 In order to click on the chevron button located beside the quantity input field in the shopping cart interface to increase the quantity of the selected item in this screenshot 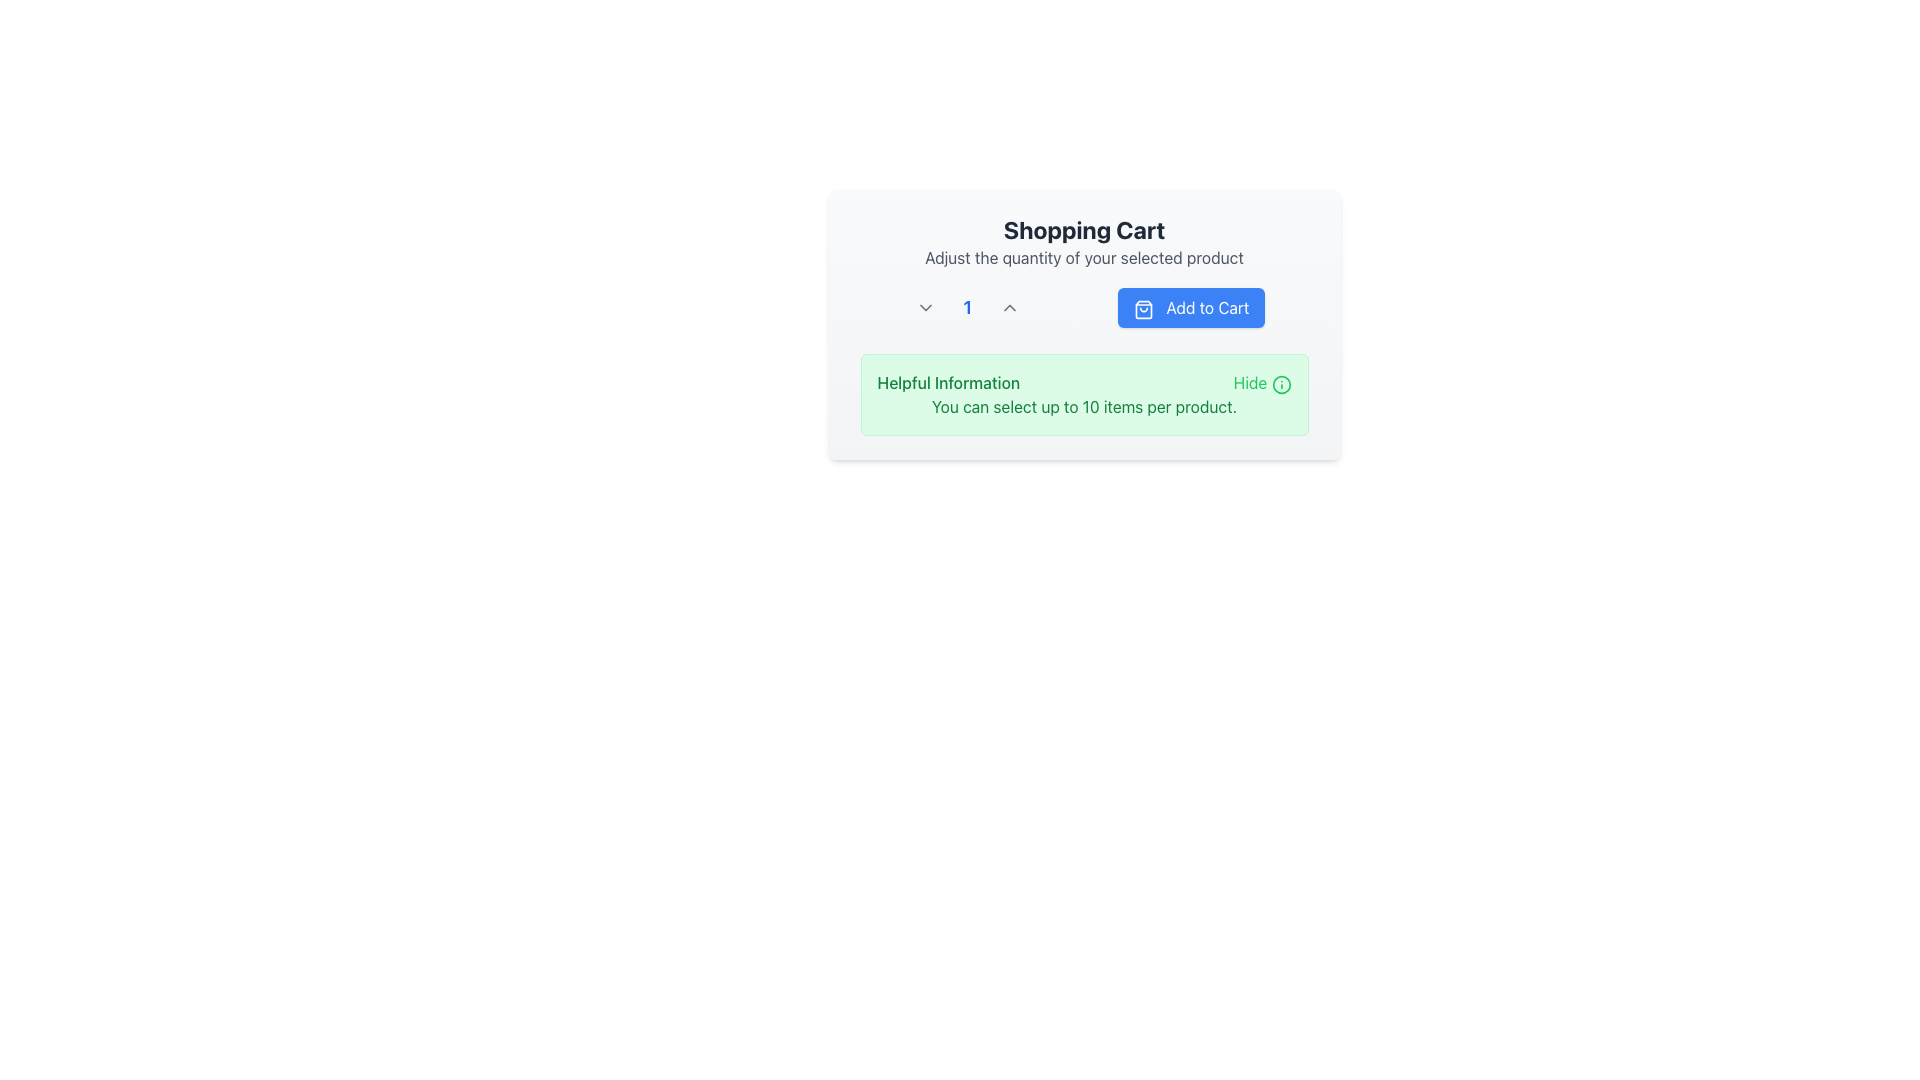, I will do `click(1010, 308)`.